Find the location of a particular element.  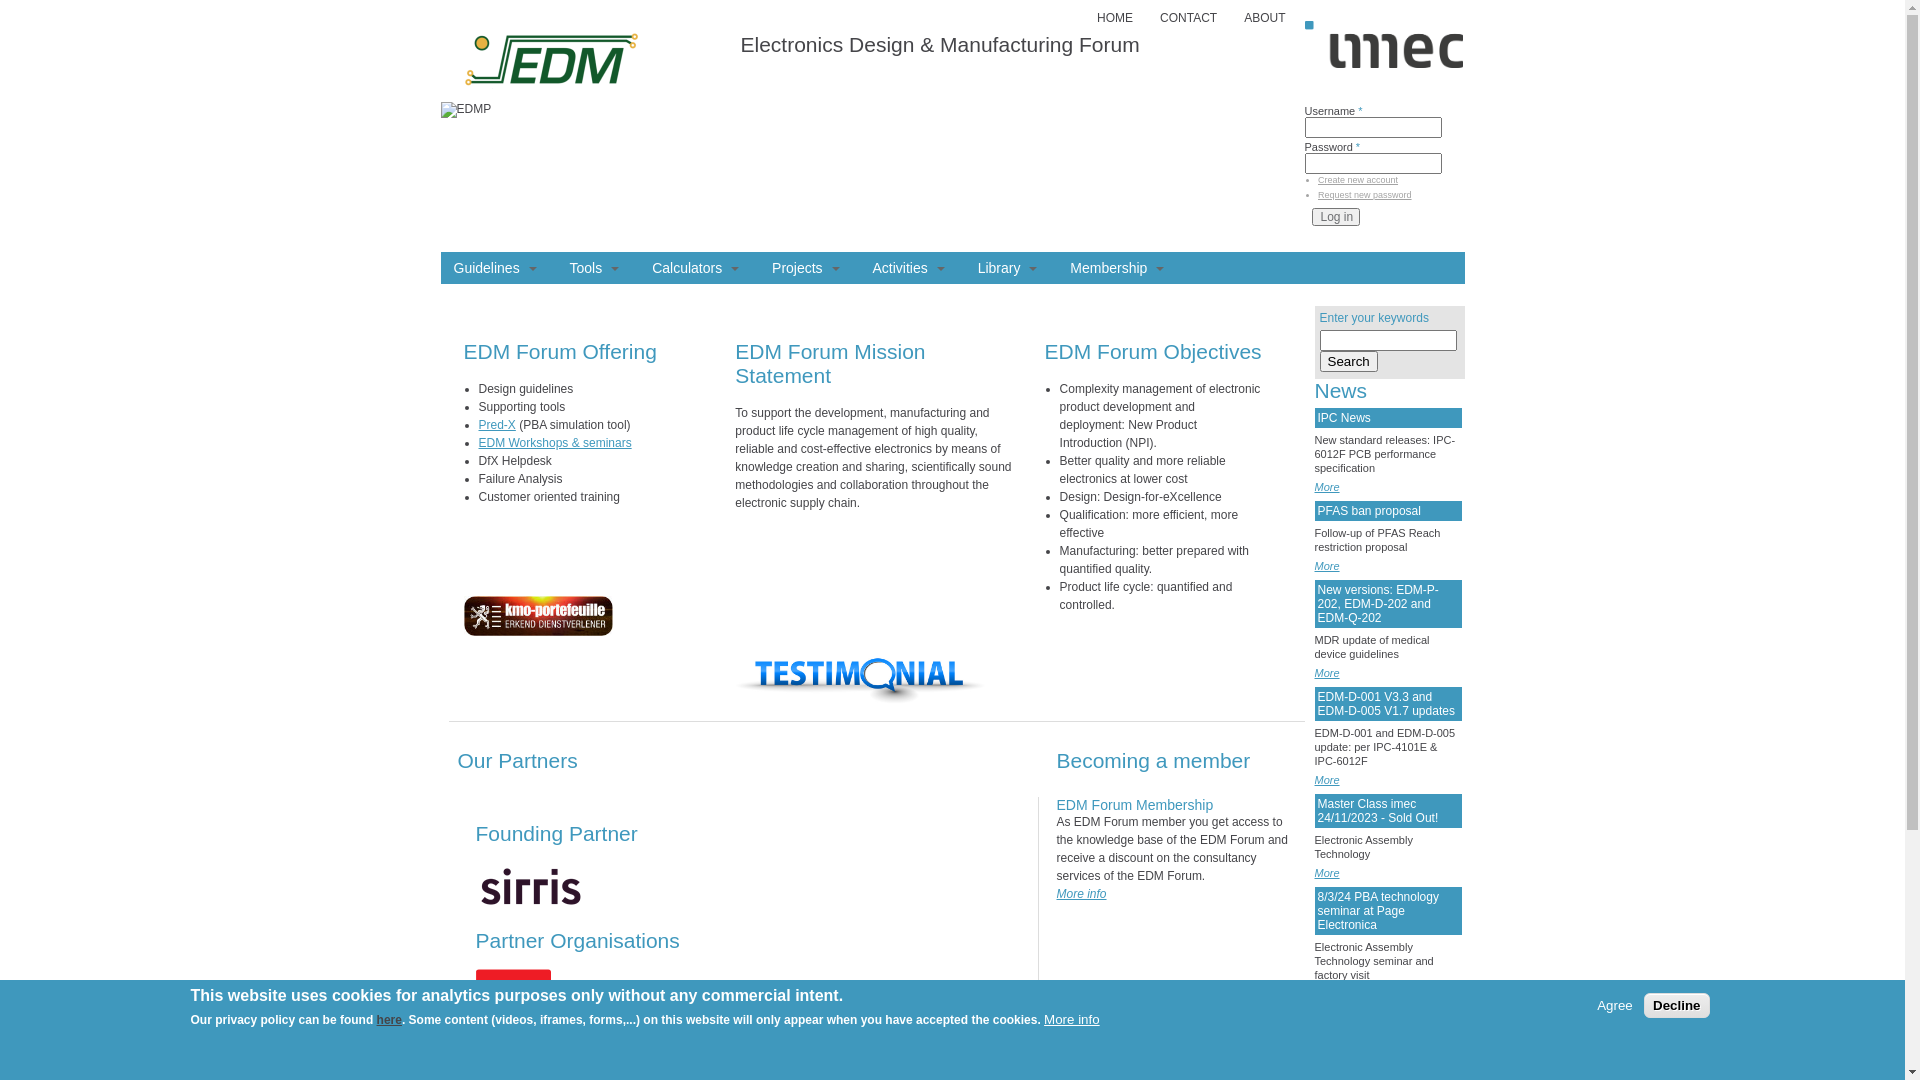

'Decline' is located at coordinates (1676, 1005).